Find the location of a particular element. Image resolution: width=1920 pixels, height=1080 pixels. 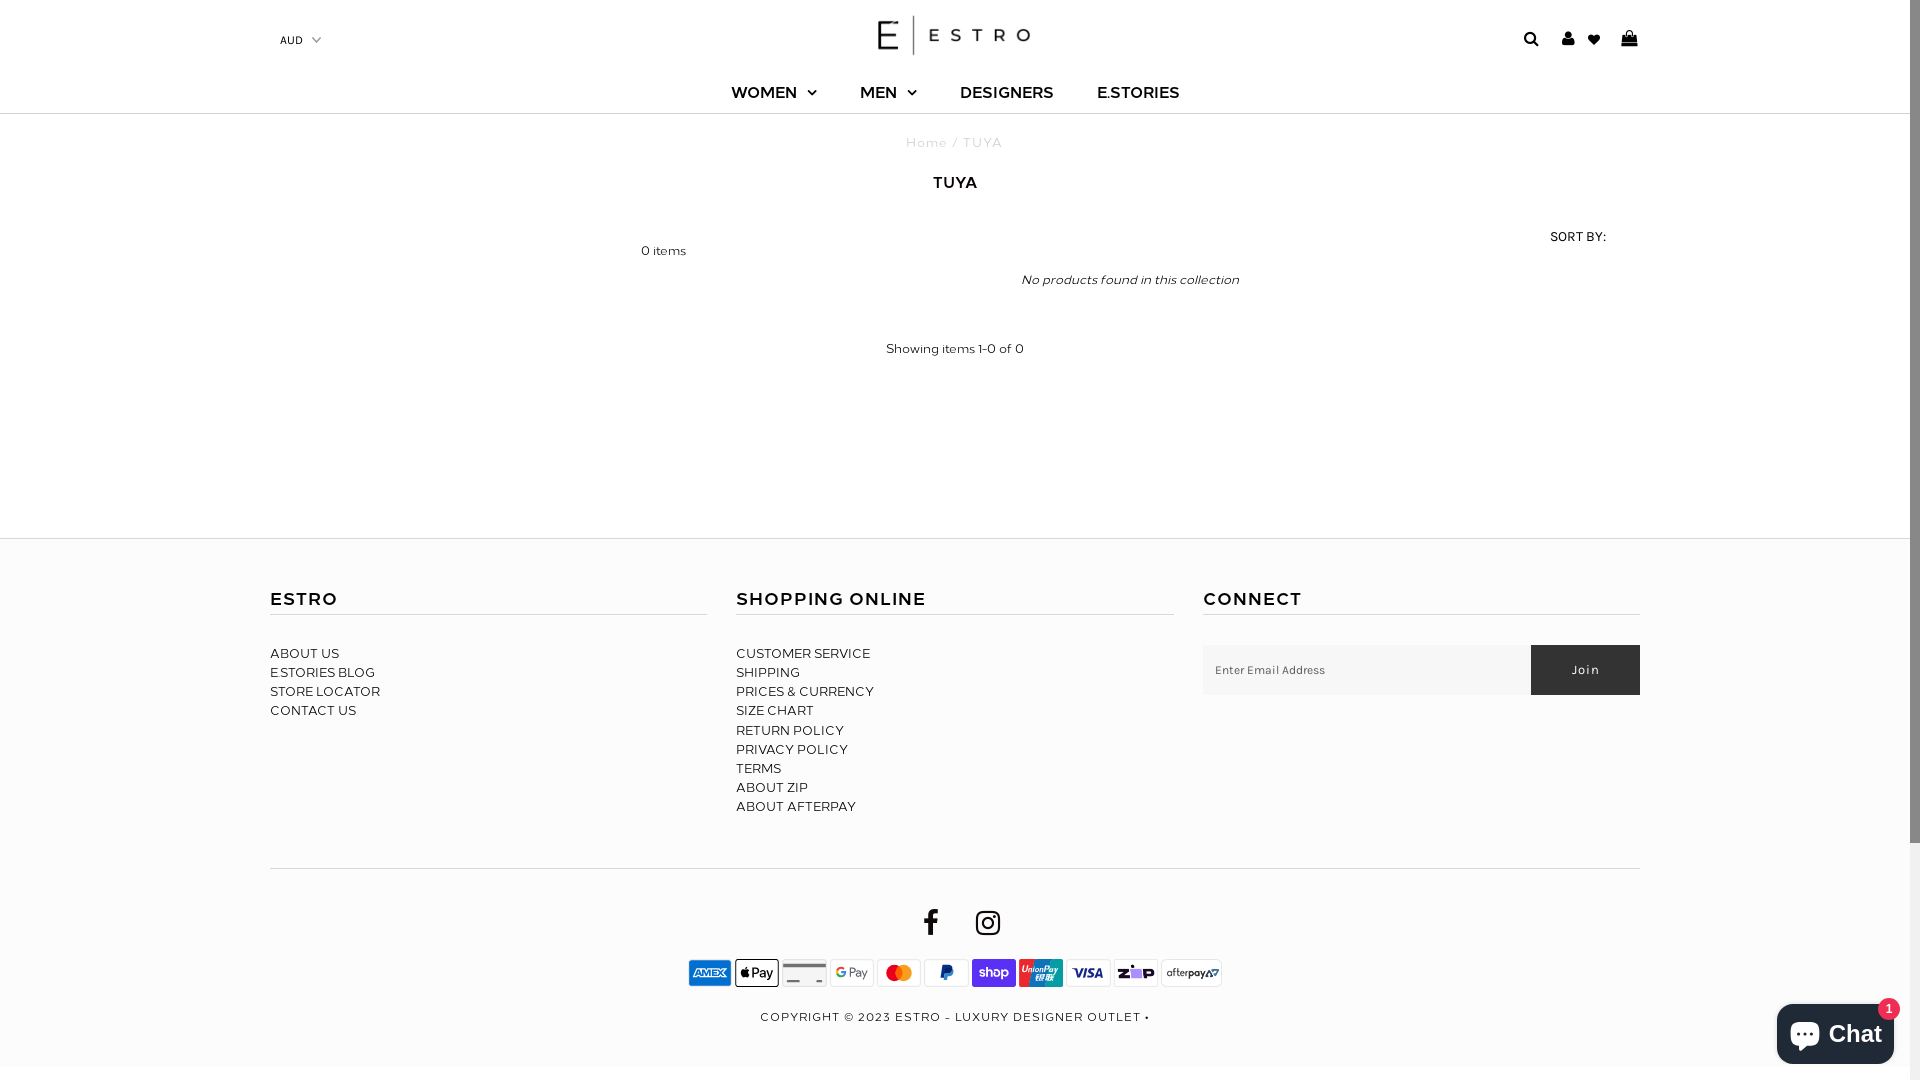

'TERMS' is located at coordinates (757, 767).